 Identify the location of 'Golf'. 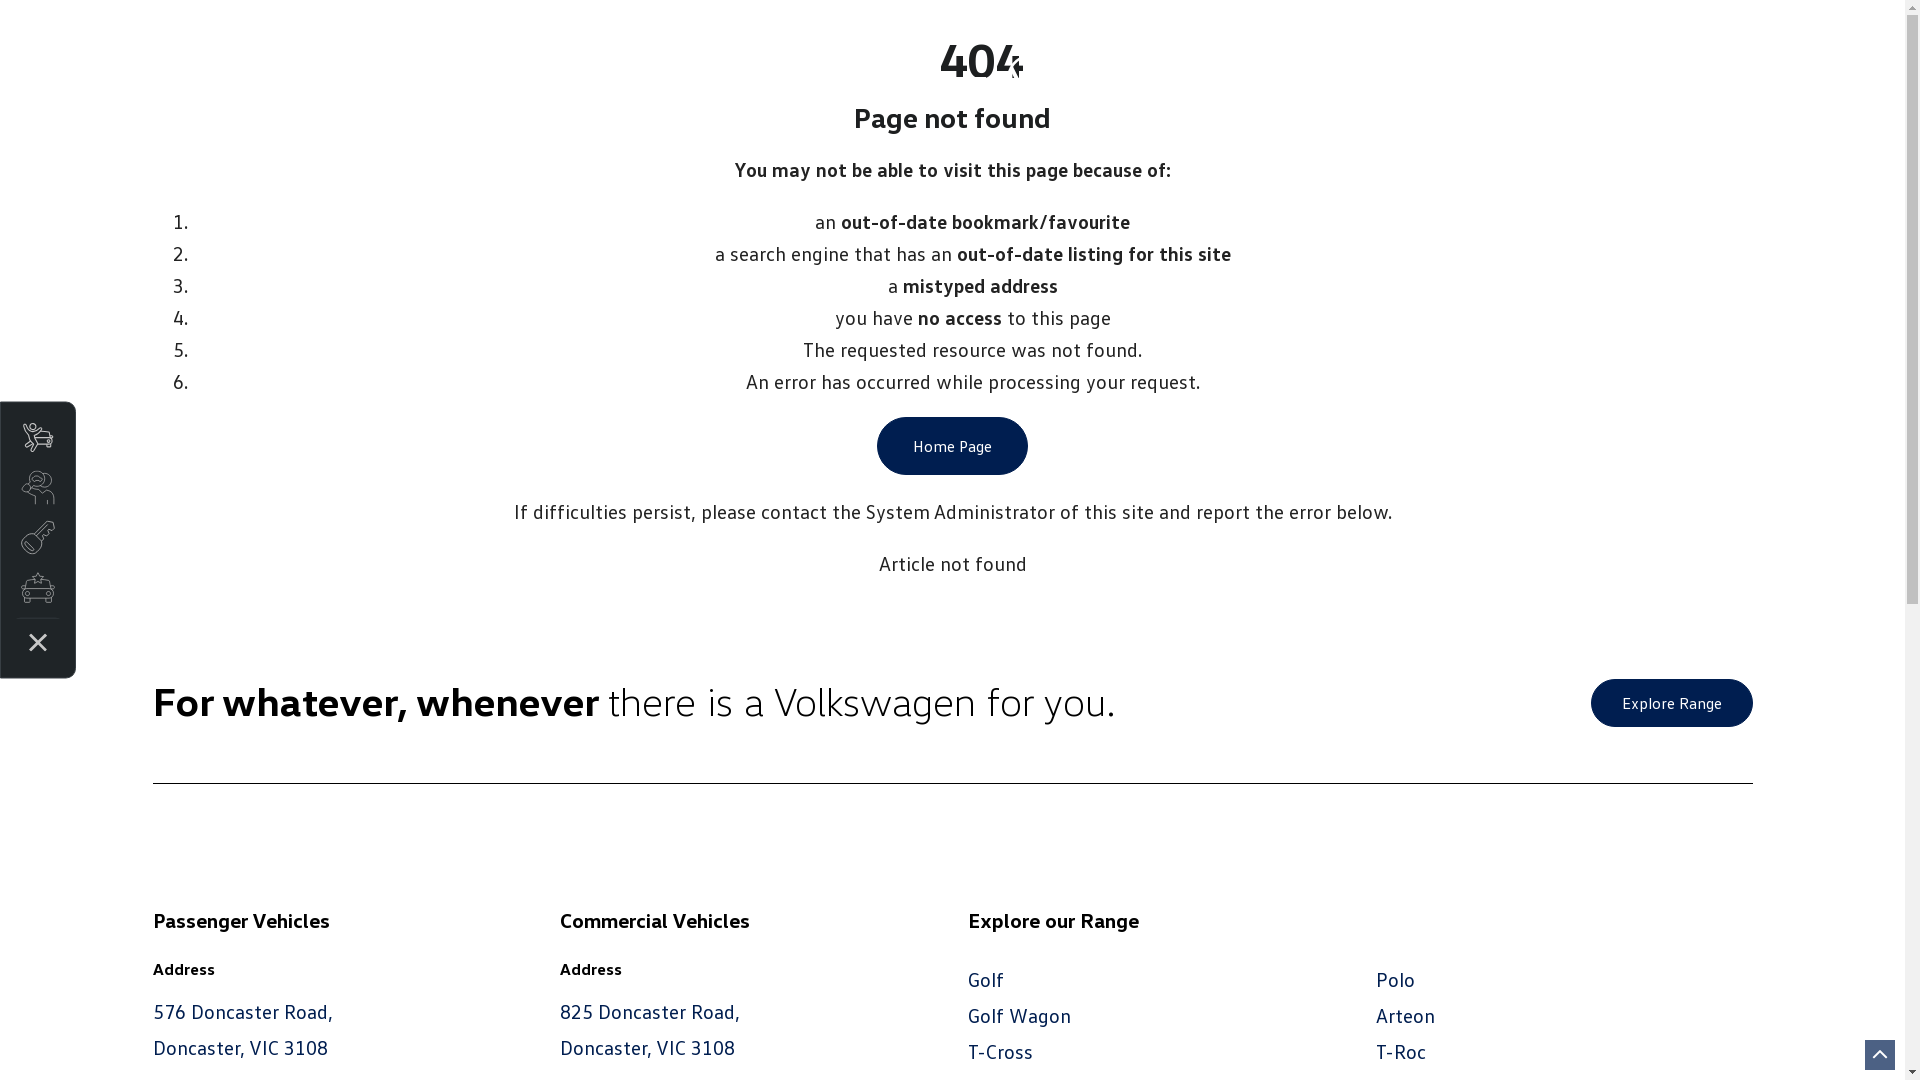
(985, 978).